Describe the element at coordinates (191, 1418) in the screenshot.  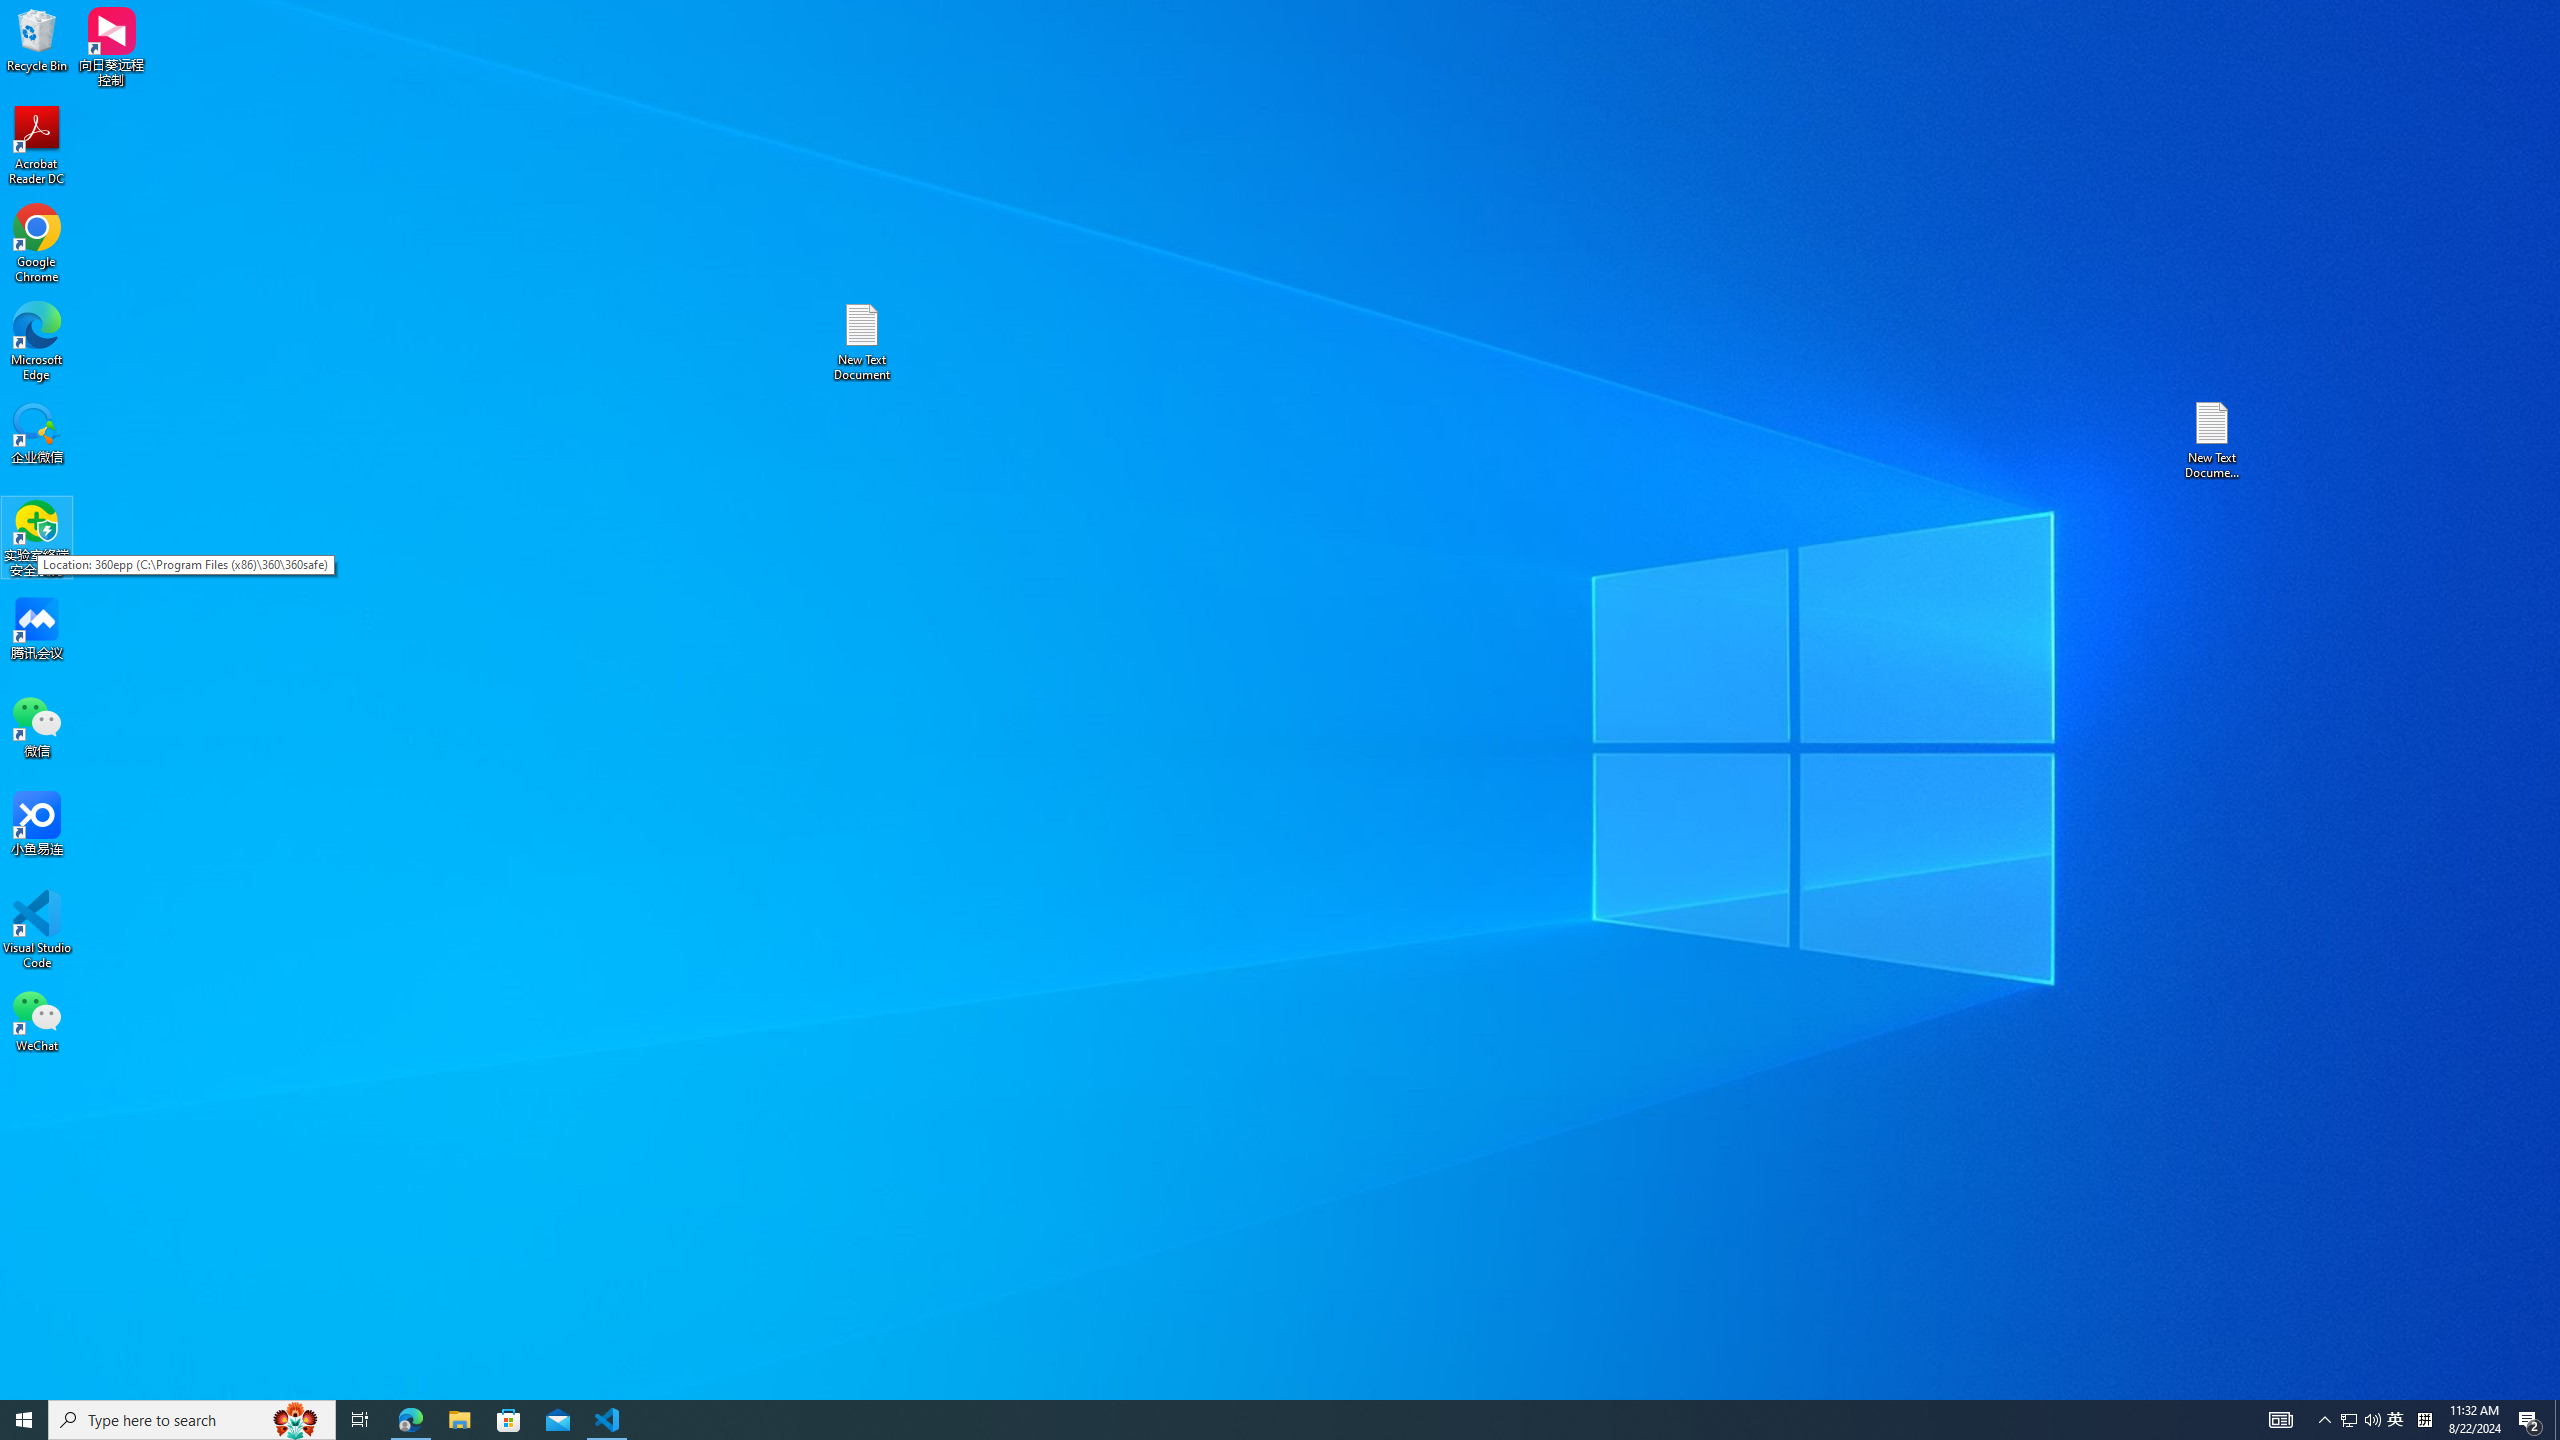
I see `'Type here to search'` at that location.